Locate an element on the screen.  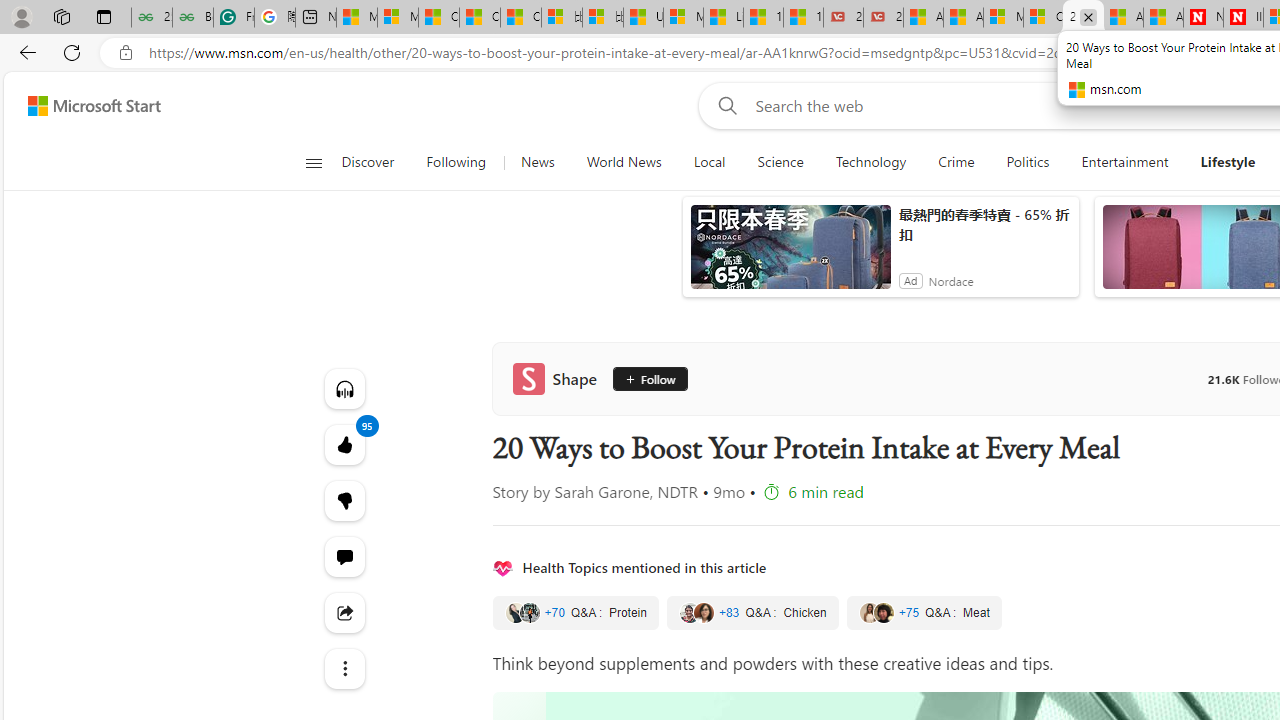
'Start the conversation' is located at coordinates (344, 556).